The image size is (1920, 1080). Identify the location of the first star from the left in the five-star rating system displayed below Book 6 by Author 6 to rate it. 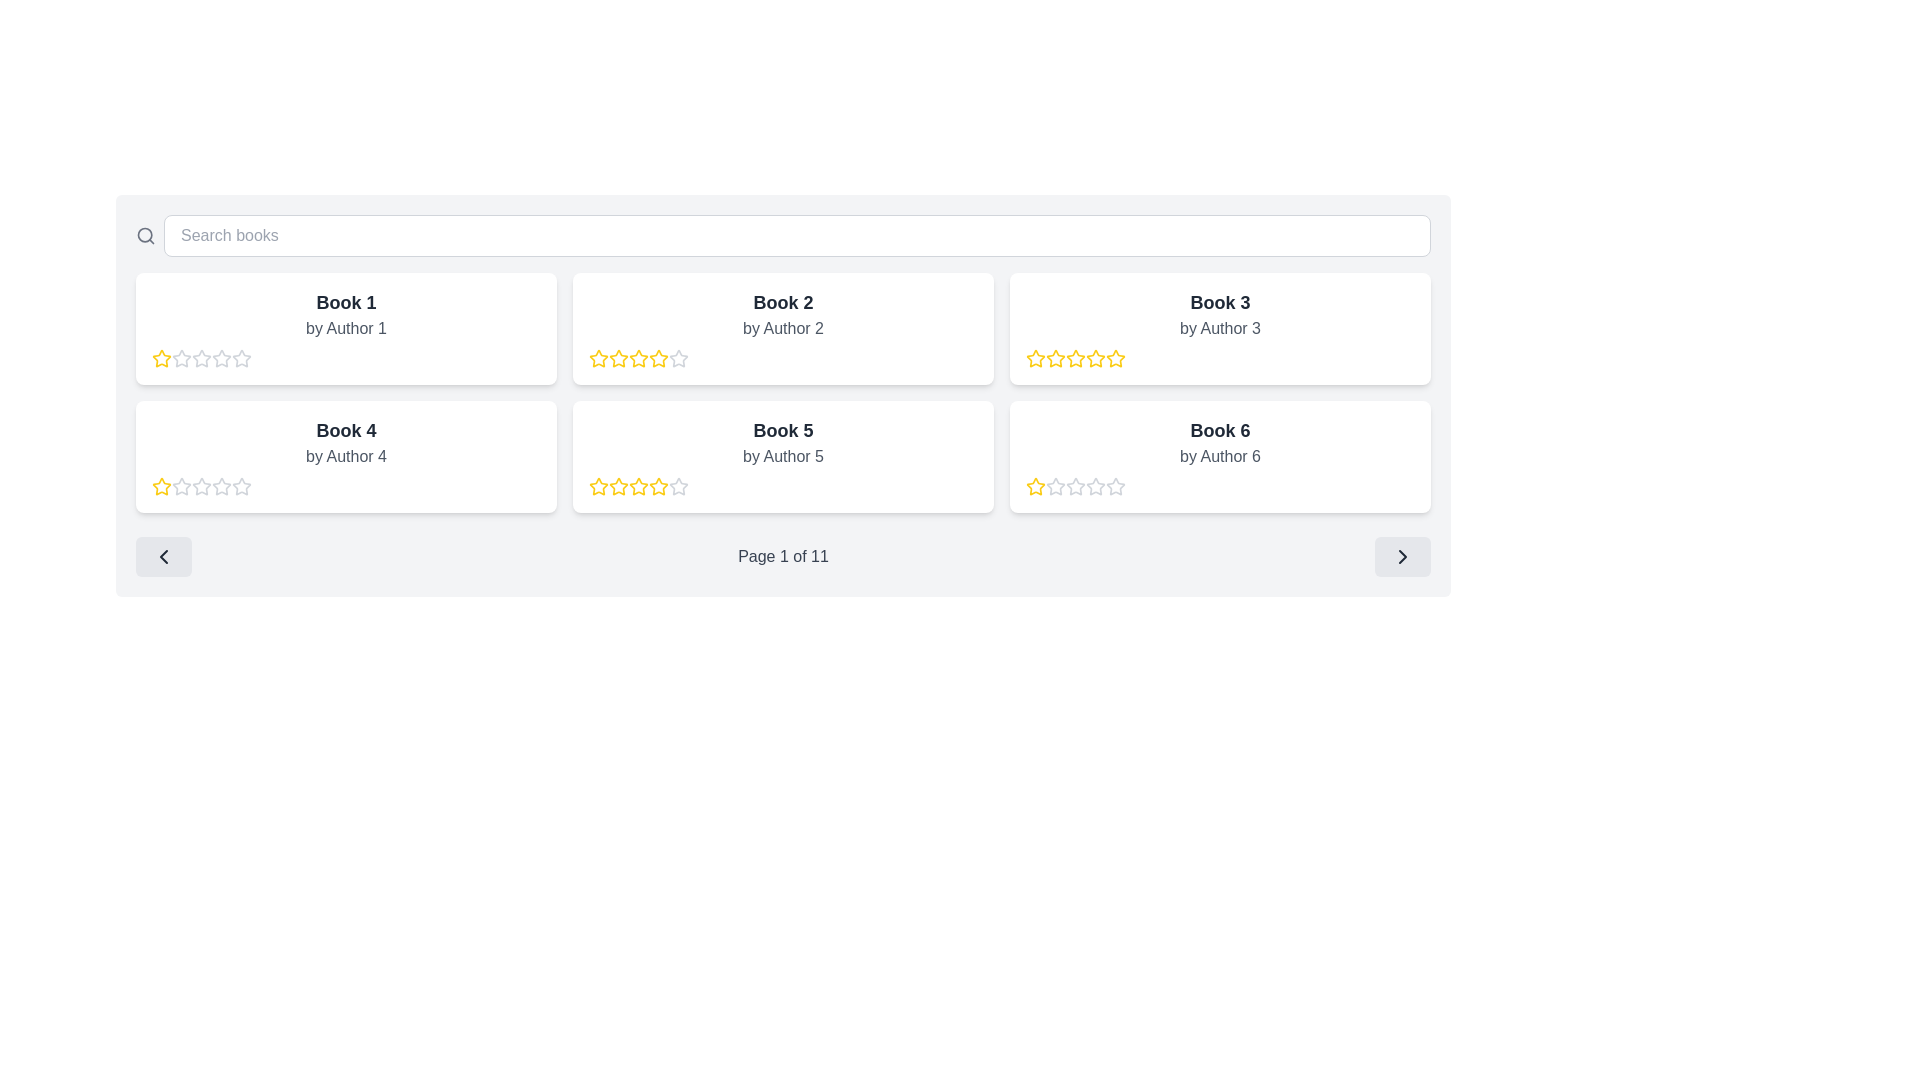
(1035, 486).